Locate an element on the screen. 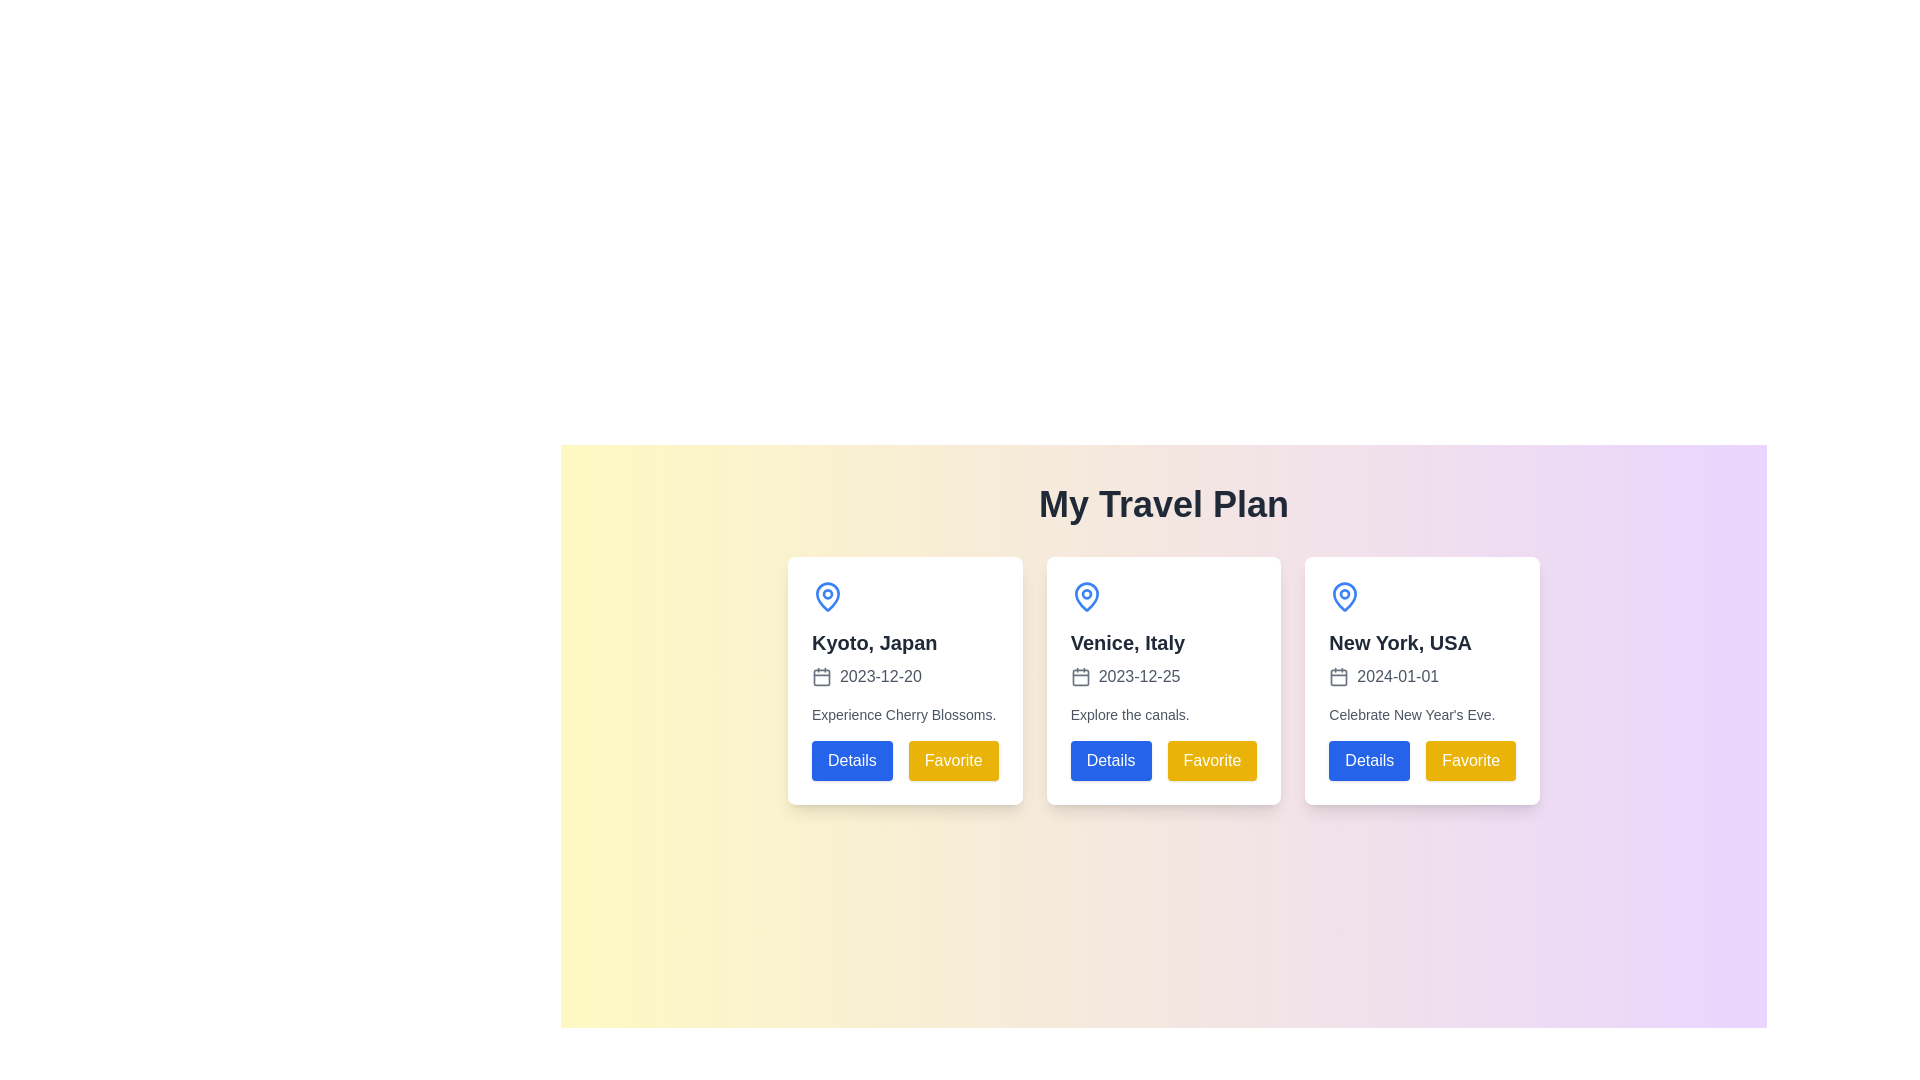 The height and width of the screenshot is (1080, 1920). the static text element that serves as the title for the third card, which features the location 'New York, USA' positioned at the top-center of the card is located at coordinates (1399, 643).